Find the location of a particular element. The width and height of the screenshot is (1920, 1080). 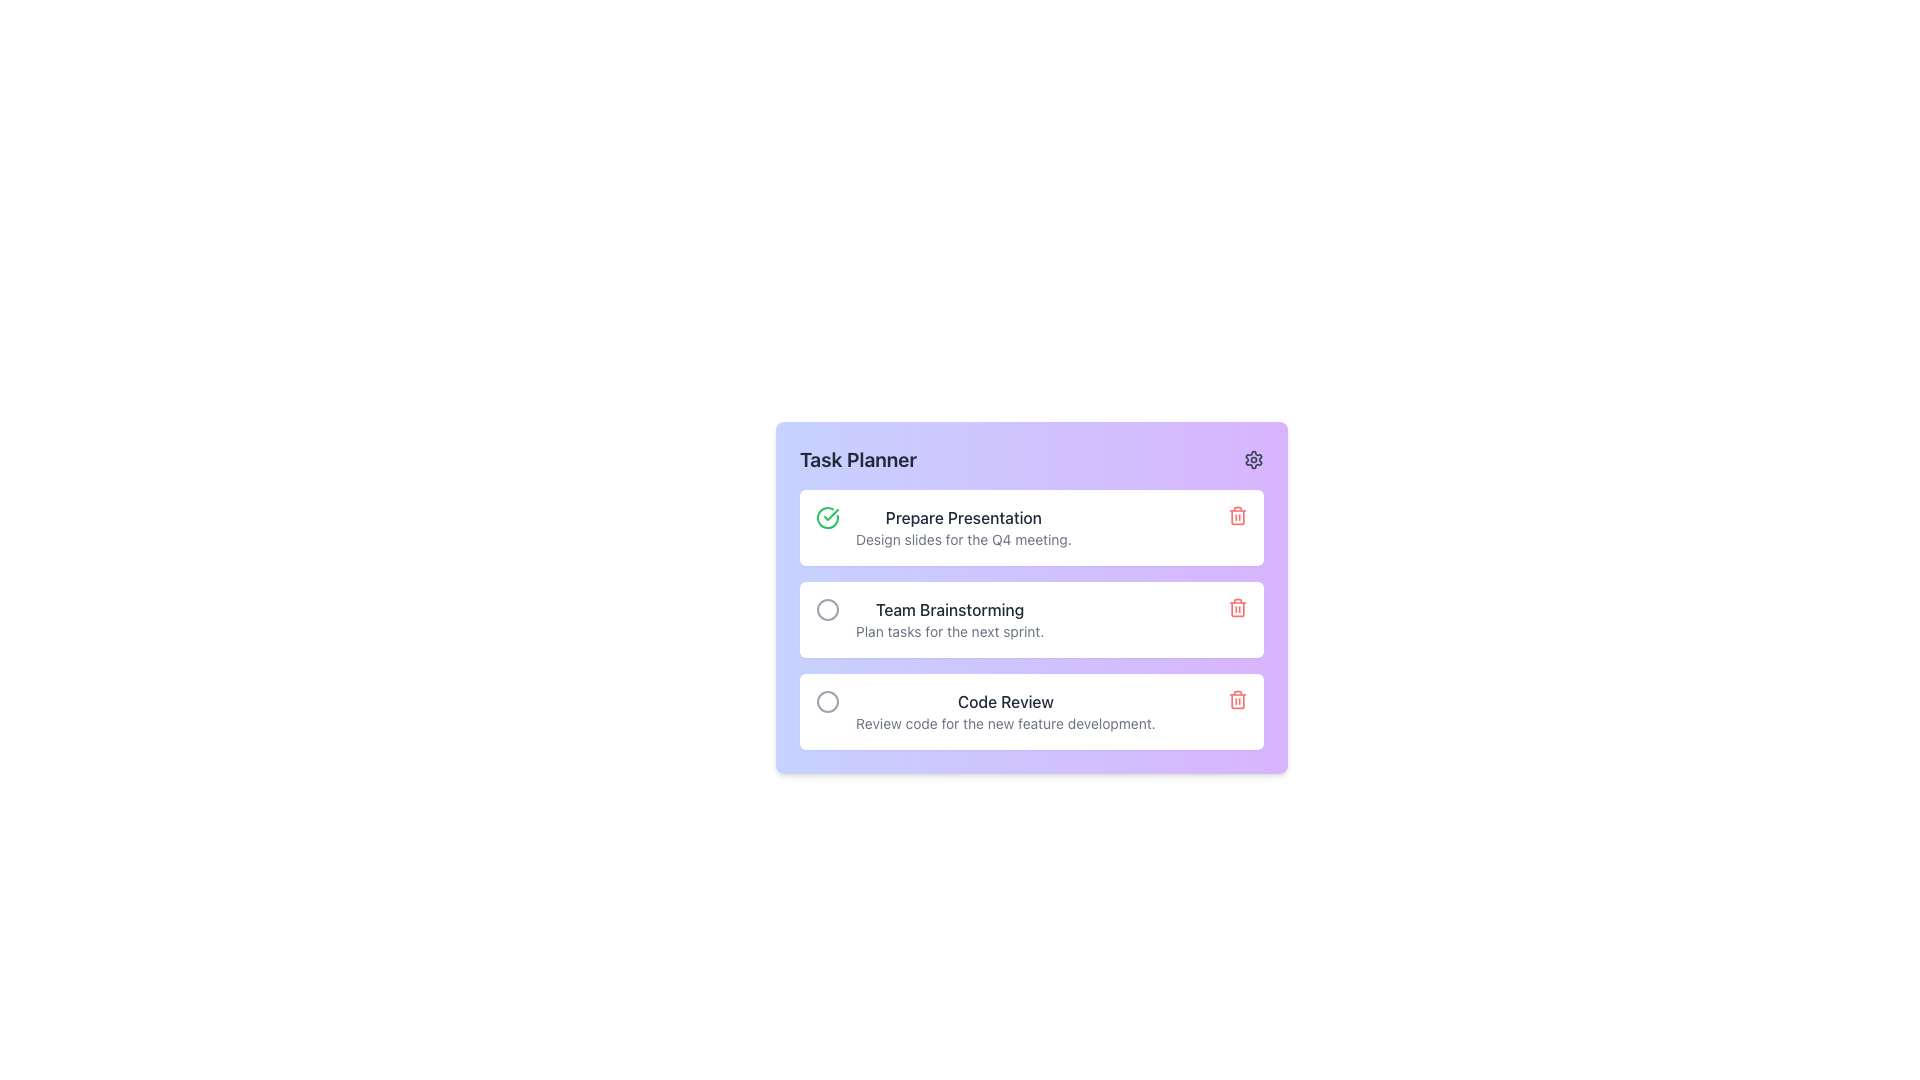

the Text Label that denotes the title of a task in the 'Task Planner' interface, located in the middle of the second task card is located at coordinates (949, 608).